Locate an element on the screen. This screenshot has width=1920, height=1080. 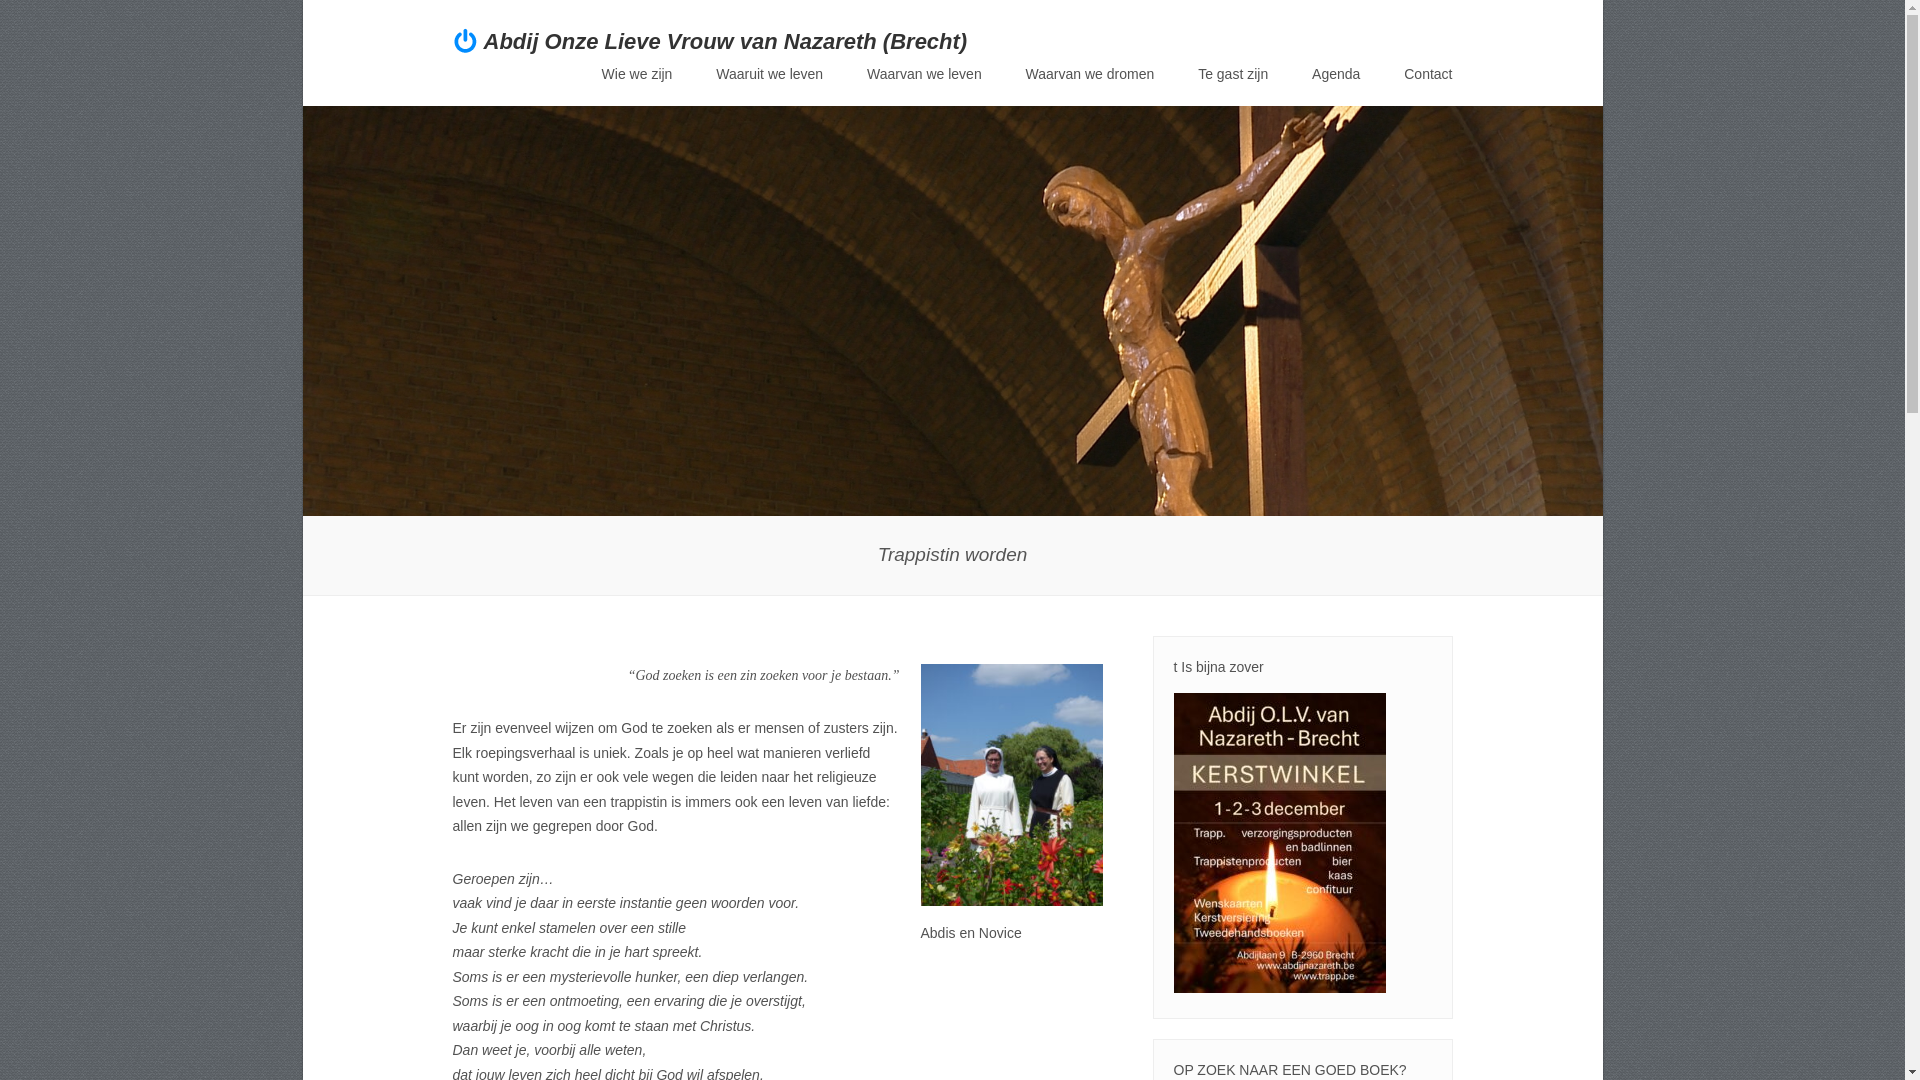
'Waaruit we leven' is located at coordinates (768, 72).